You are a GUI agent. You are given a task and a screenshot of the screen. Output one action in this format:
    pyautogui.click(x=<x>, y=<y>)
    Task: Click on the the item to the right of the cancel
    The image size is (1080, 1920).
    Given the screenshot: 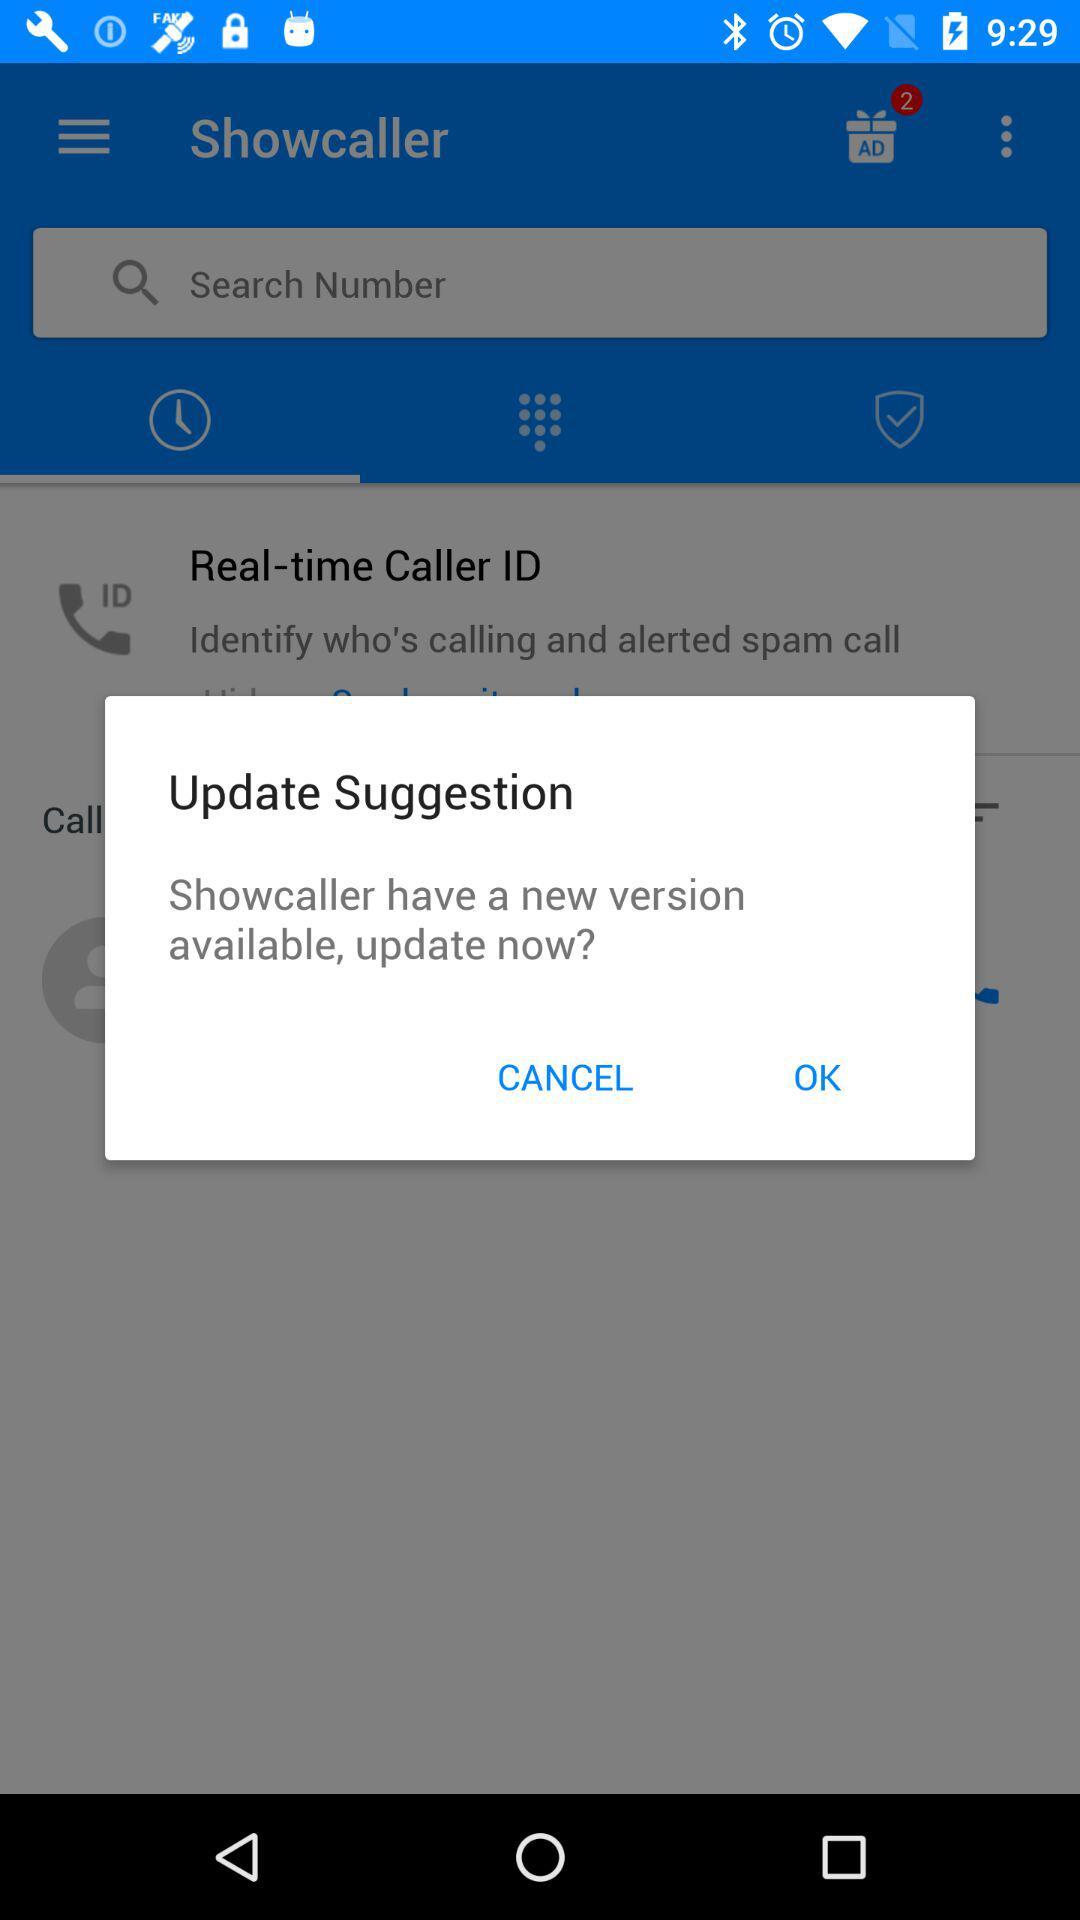 What is the action you would take?
    pyautogui.click(x=817, y=1075)
    